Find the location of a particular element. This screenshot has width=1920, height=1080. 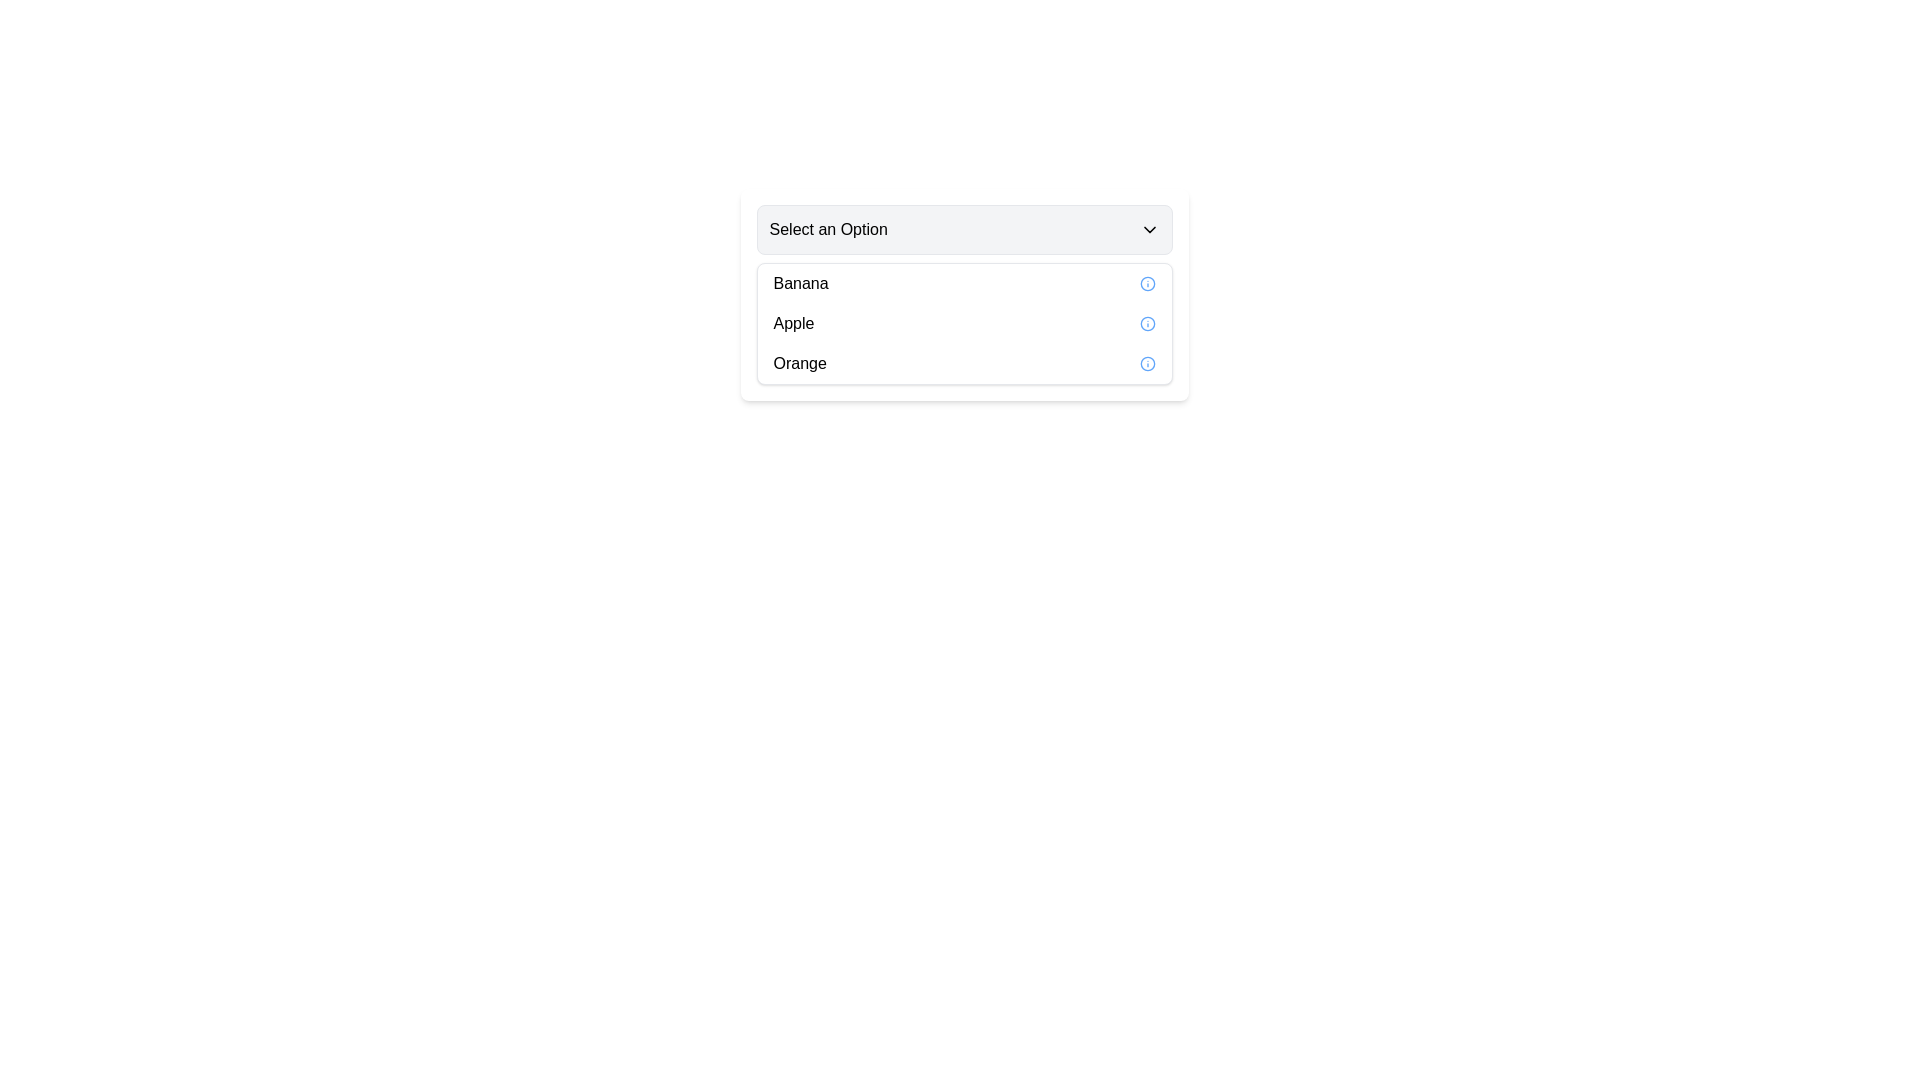

the informational/help icon located immediately to the right of the text 'Apple' in the dropdown-like menu is located at coordinates (1147, 323).